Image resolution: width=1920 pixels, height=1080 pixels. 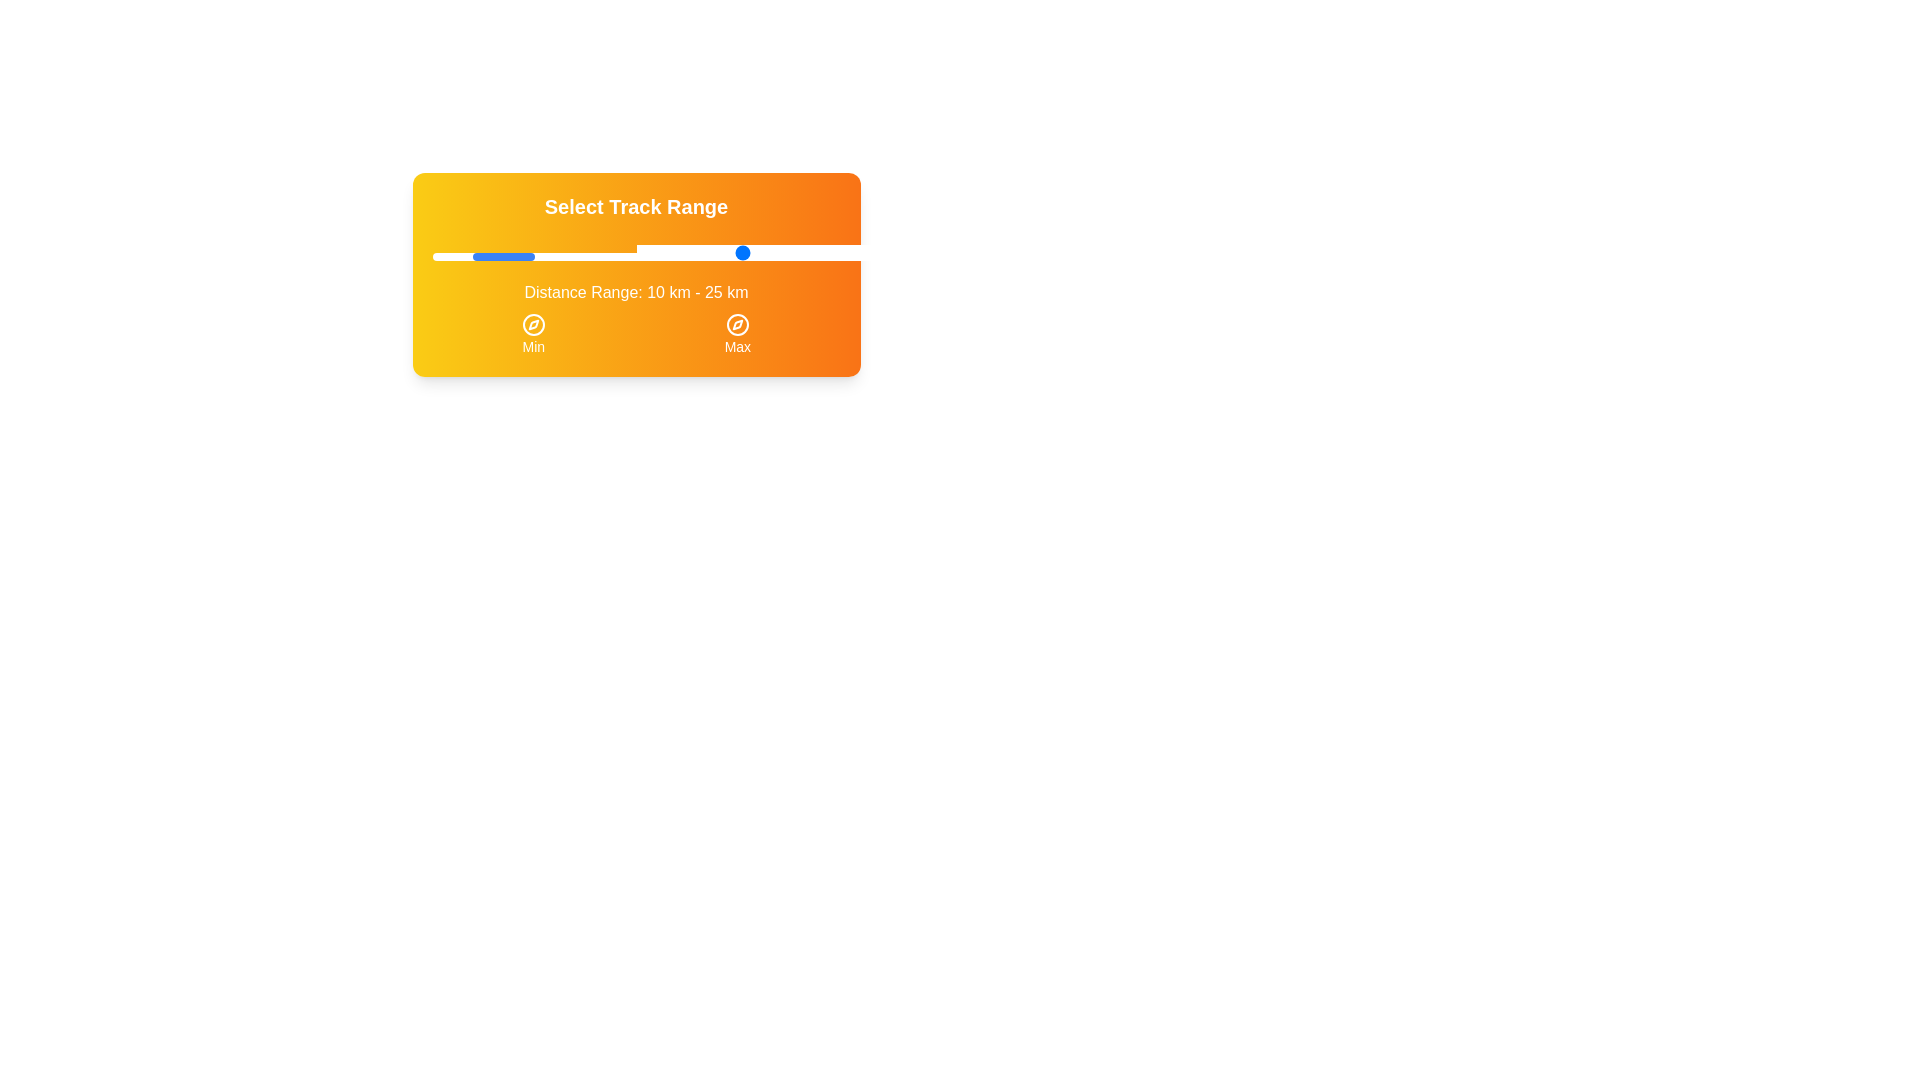 What do you see at coordinates (635, 293) in the screenshot?
I see `the label that displays the currently selected distance range, positioned below the progress bar and above the controls labeled 'Min' and 'Max'` at bounding box center [635, 293].